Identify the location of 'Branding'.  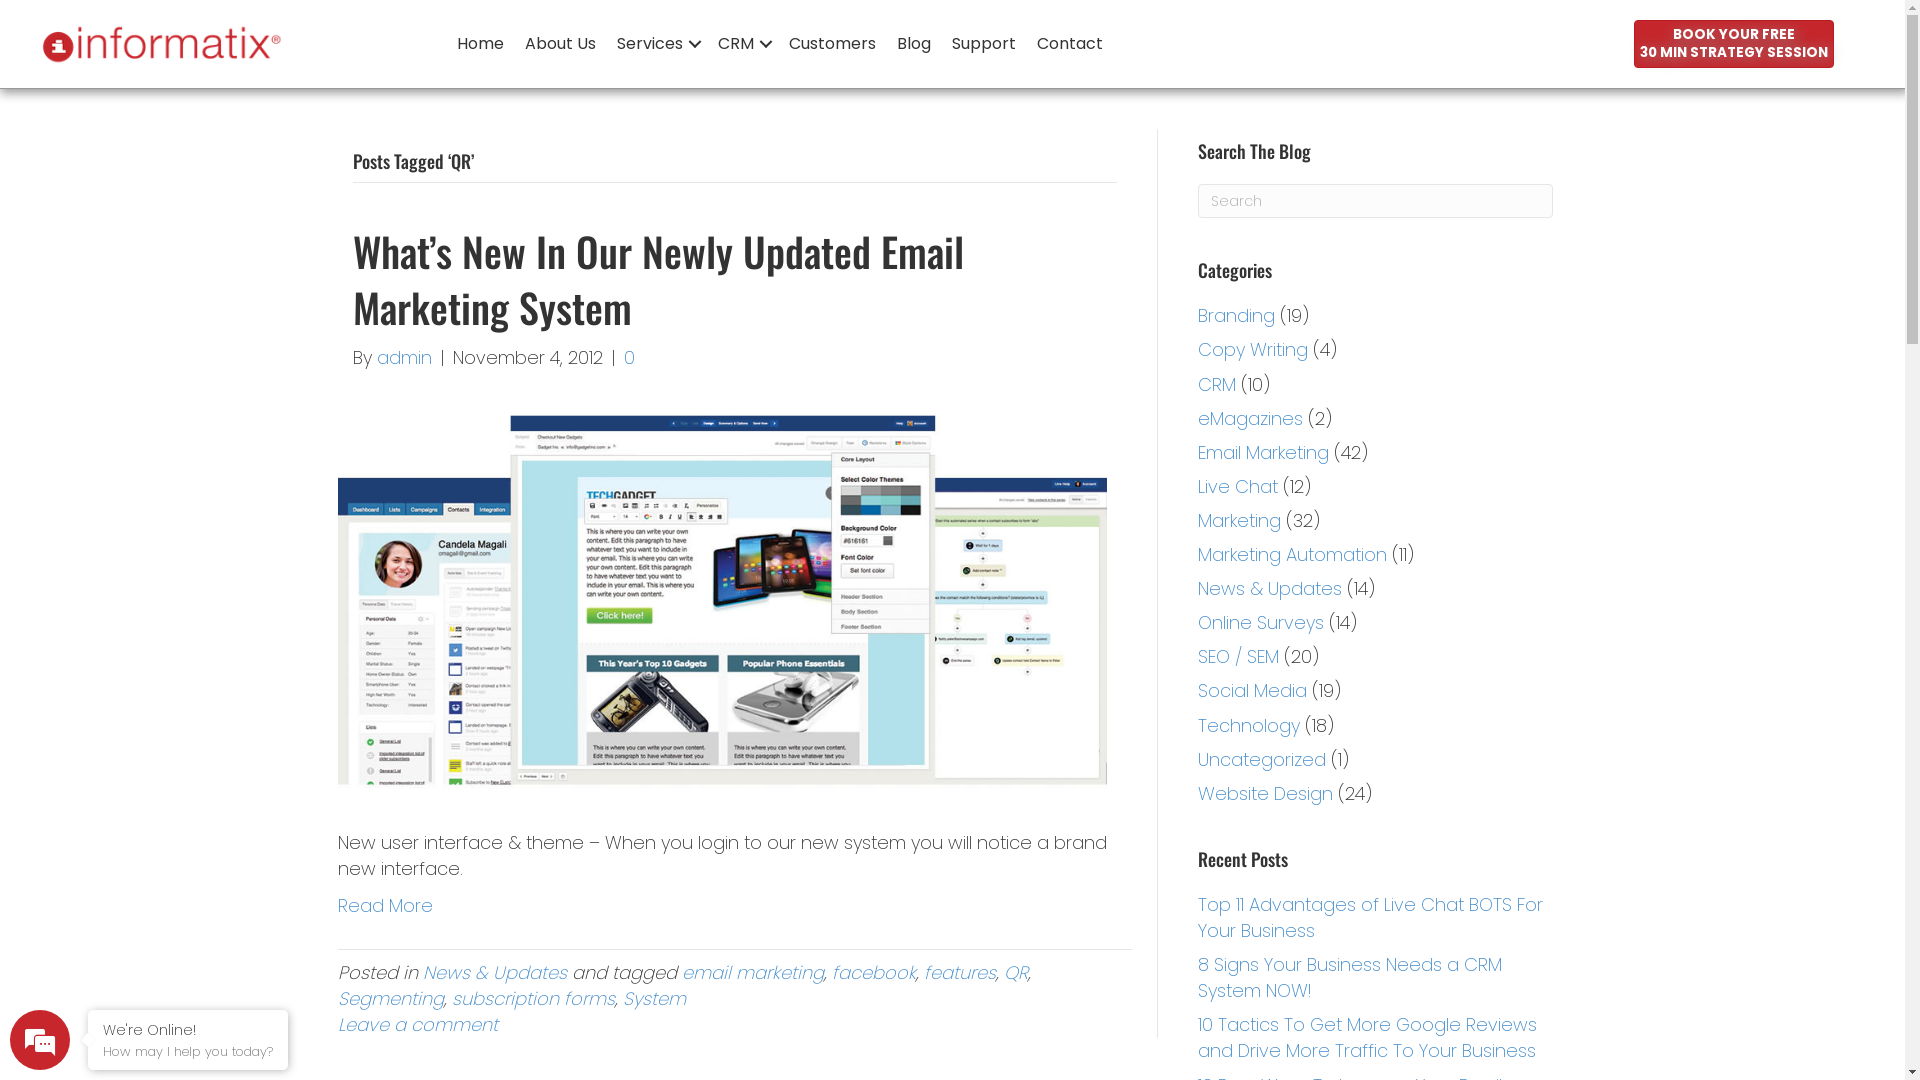
(1235, 315).